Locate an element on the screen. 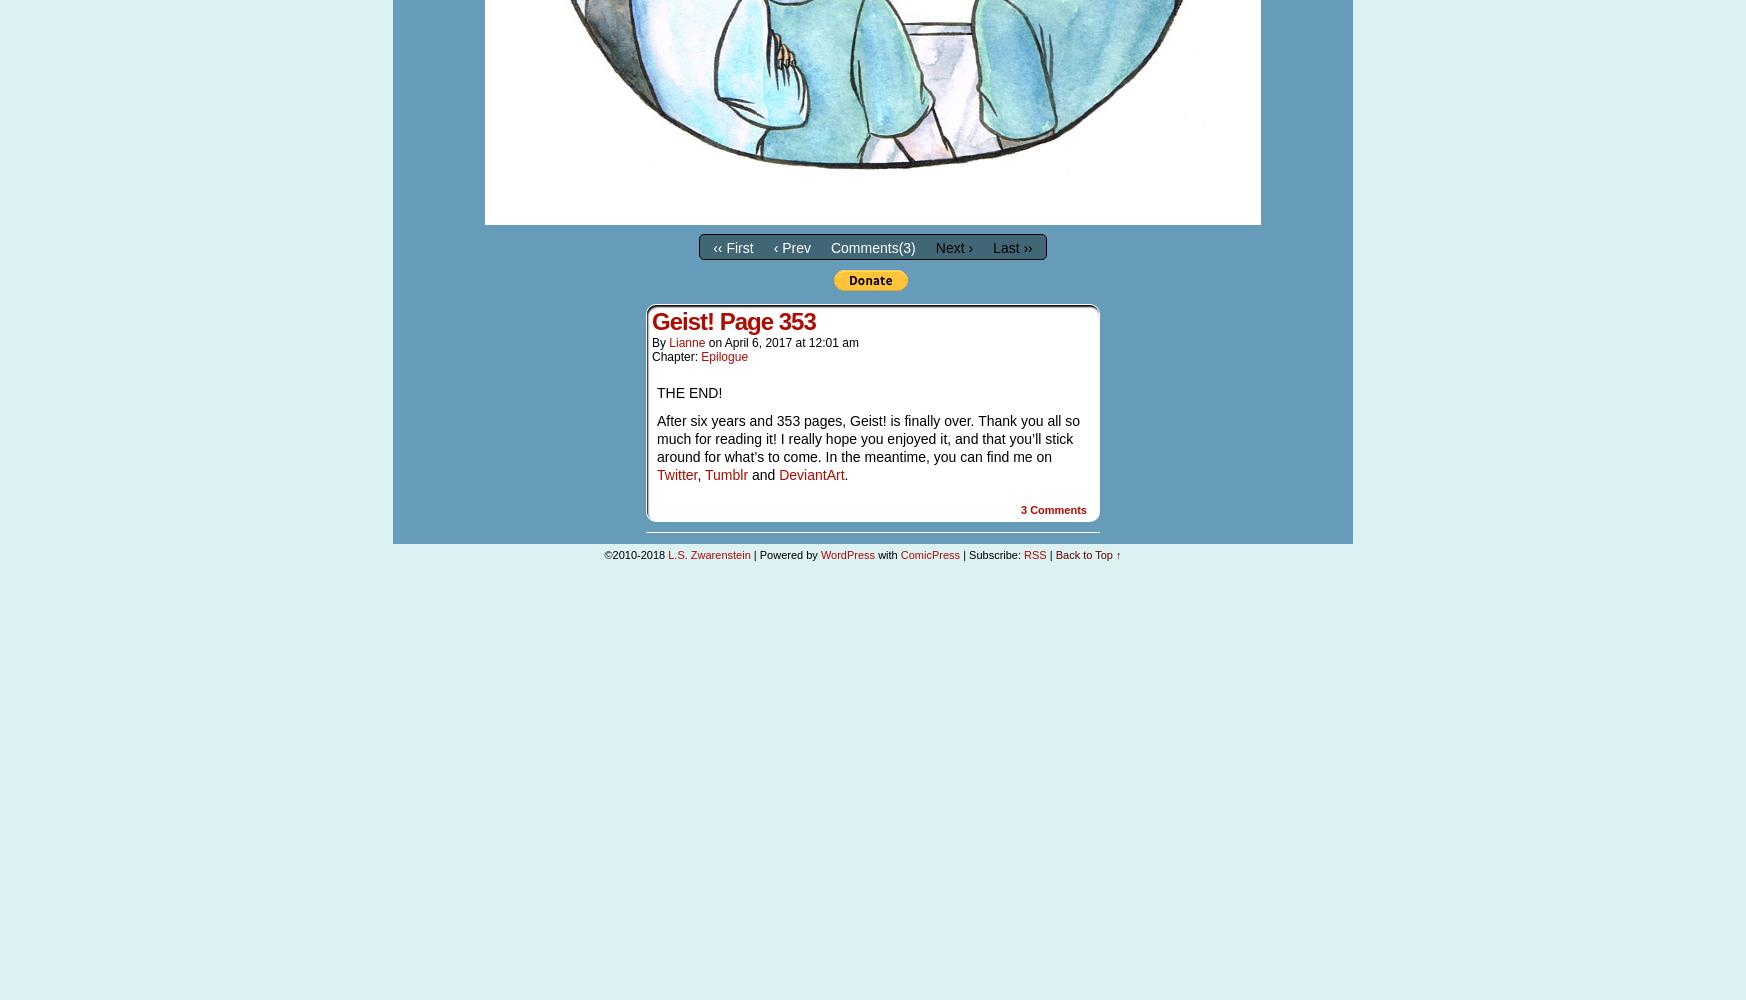 The width and height of the screenshot is (1746, 1000). 'Back to Top ↑' is located at coordinates (1086, 554).